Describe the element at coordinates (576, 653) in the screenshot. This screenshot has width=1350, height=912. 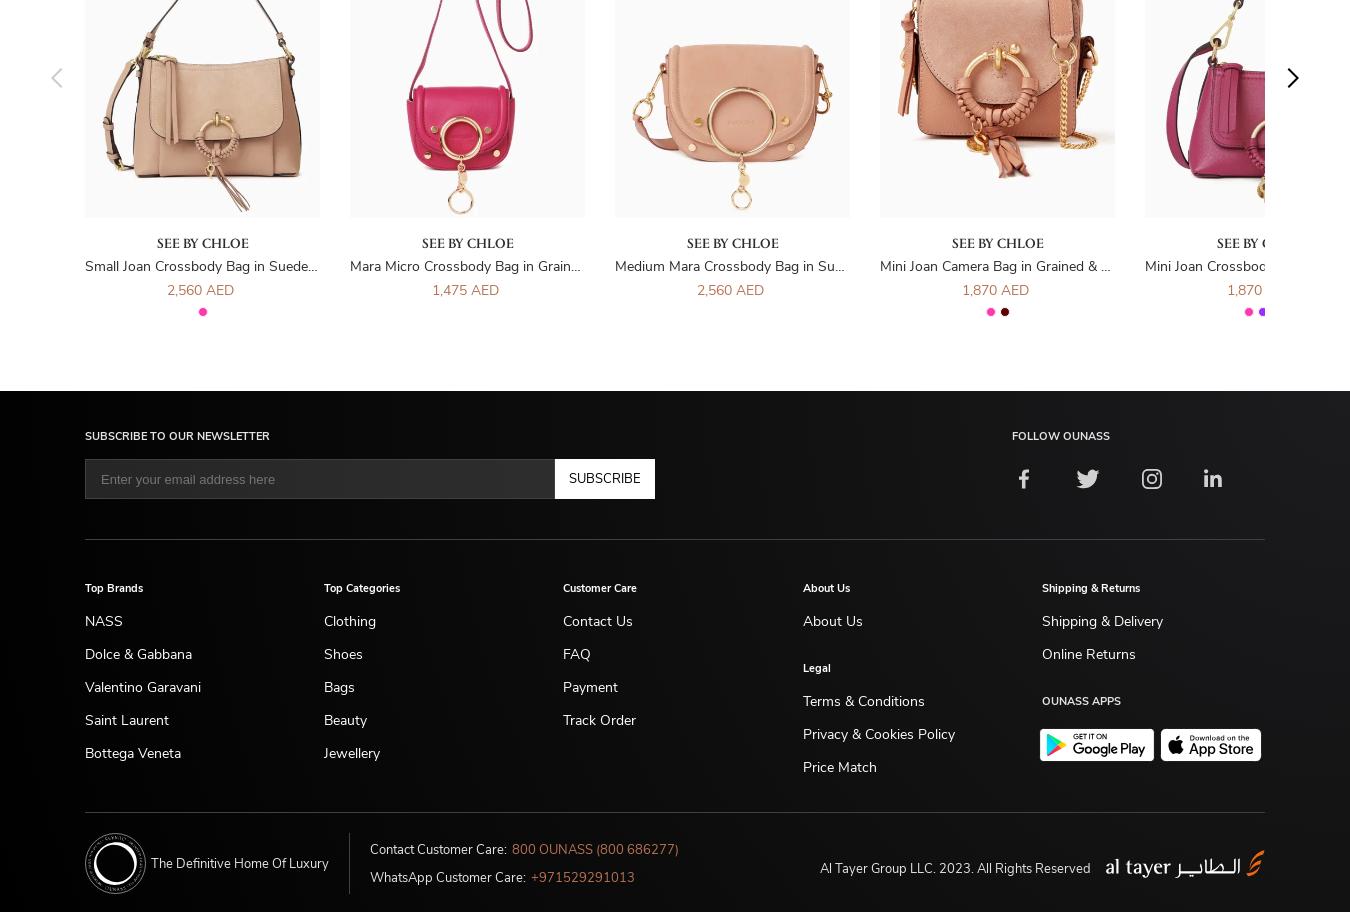
I see `'FAQ'` at that location.